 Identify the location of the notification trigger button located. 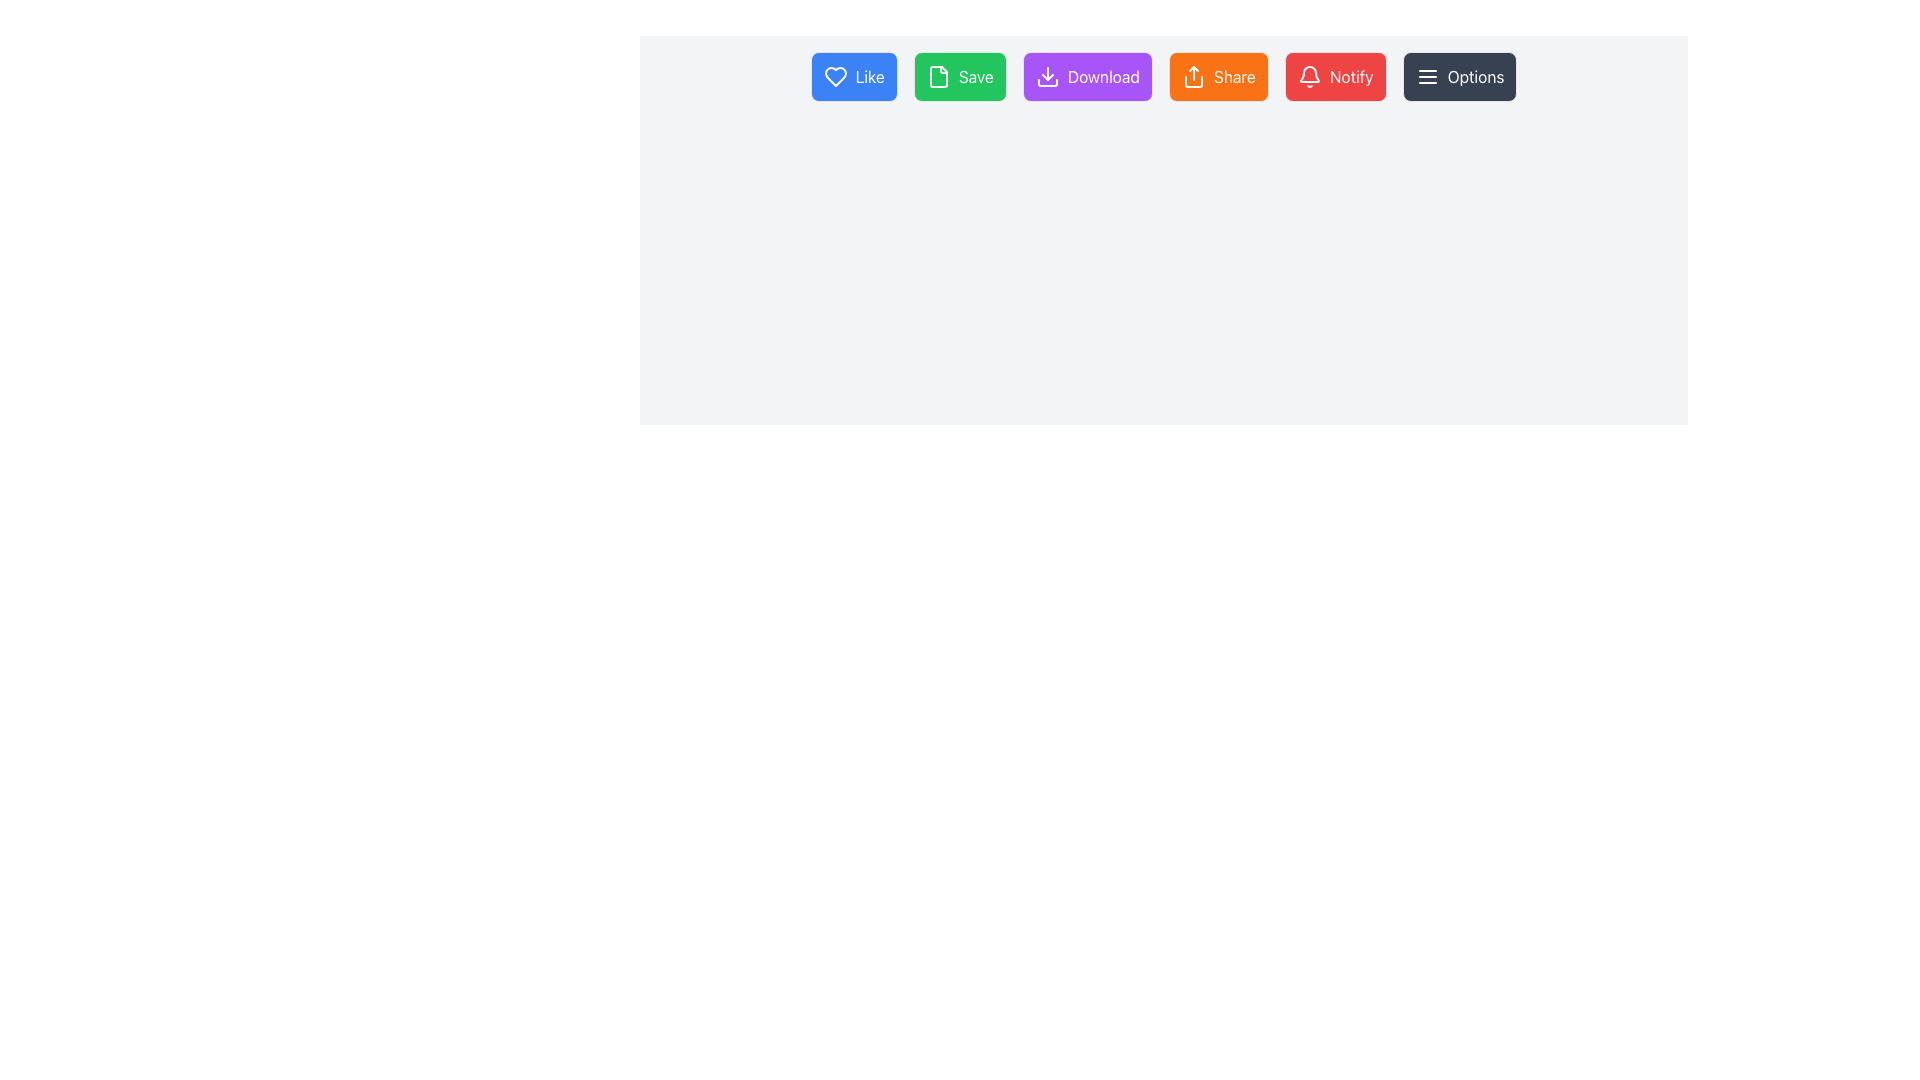
(1335, 76).